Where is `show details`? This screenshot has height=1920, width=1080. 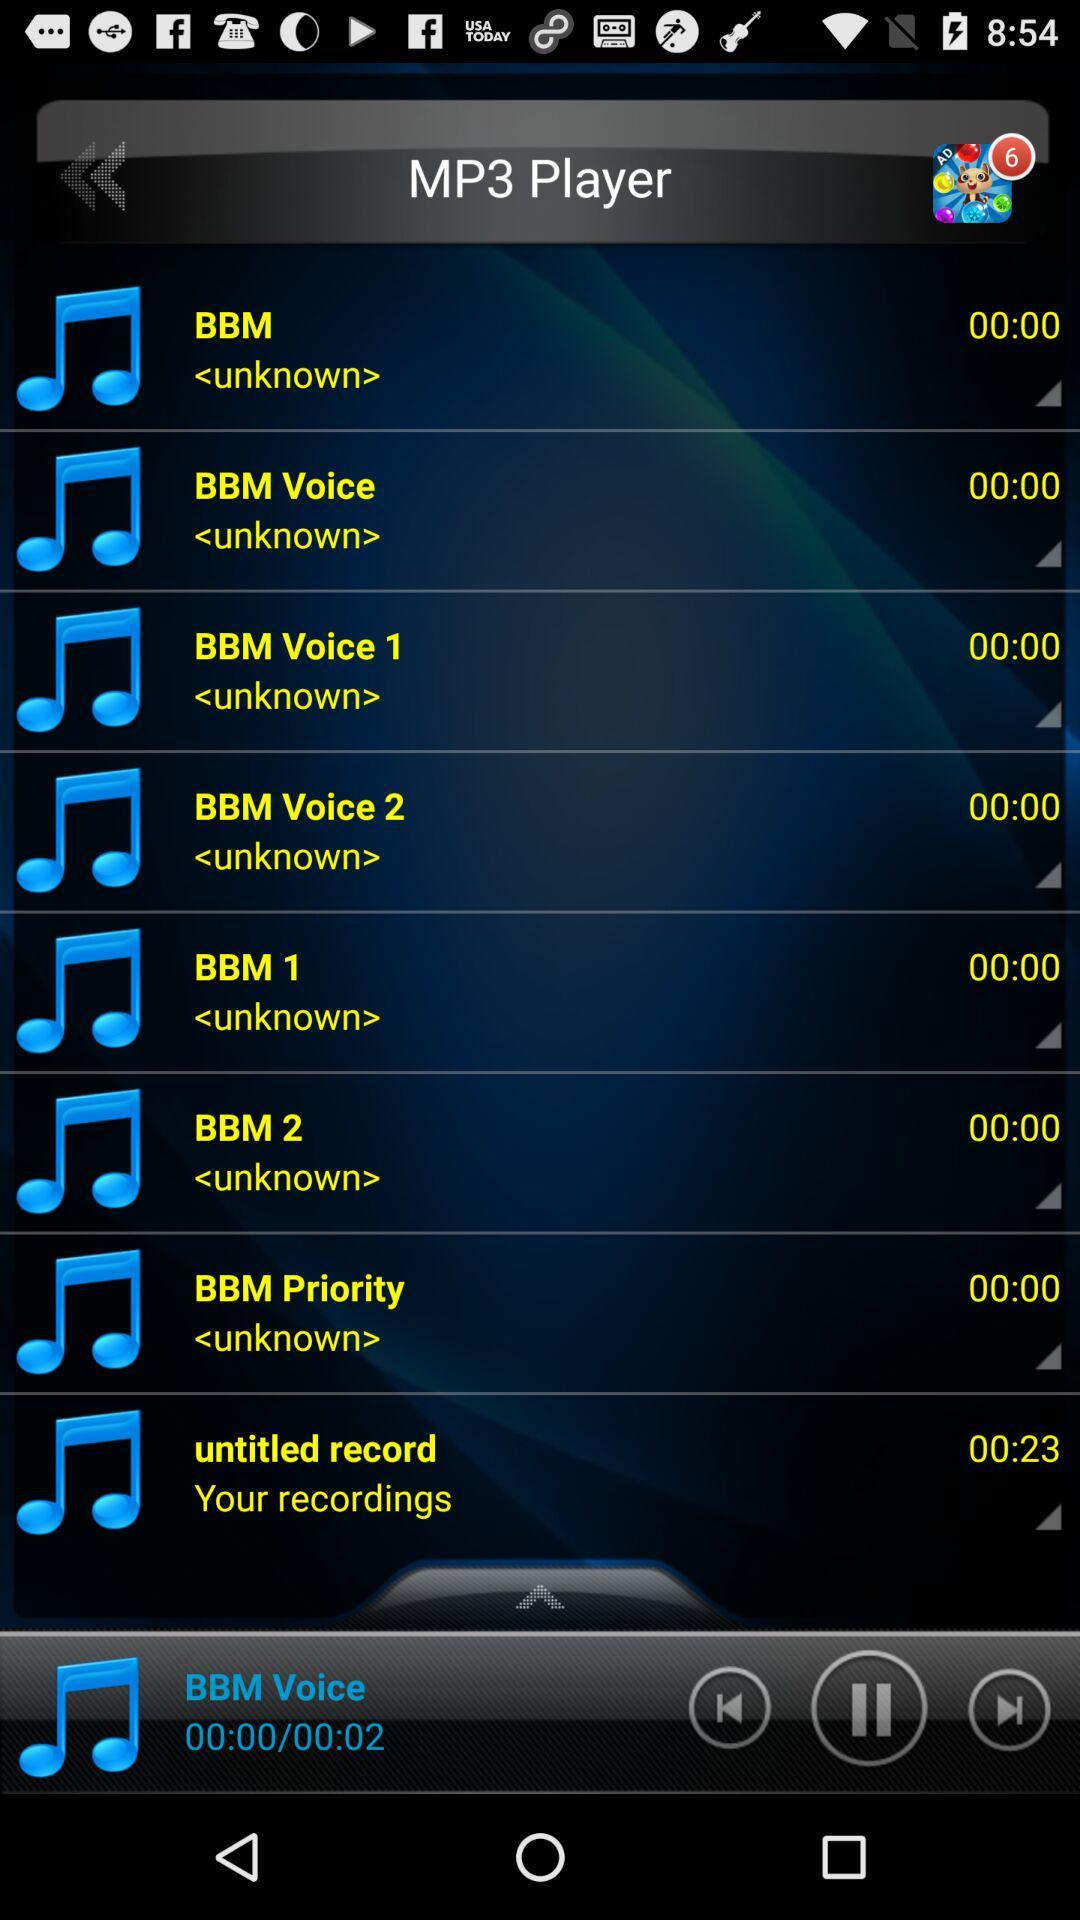
show details is located at coordinates (1031, 1497).